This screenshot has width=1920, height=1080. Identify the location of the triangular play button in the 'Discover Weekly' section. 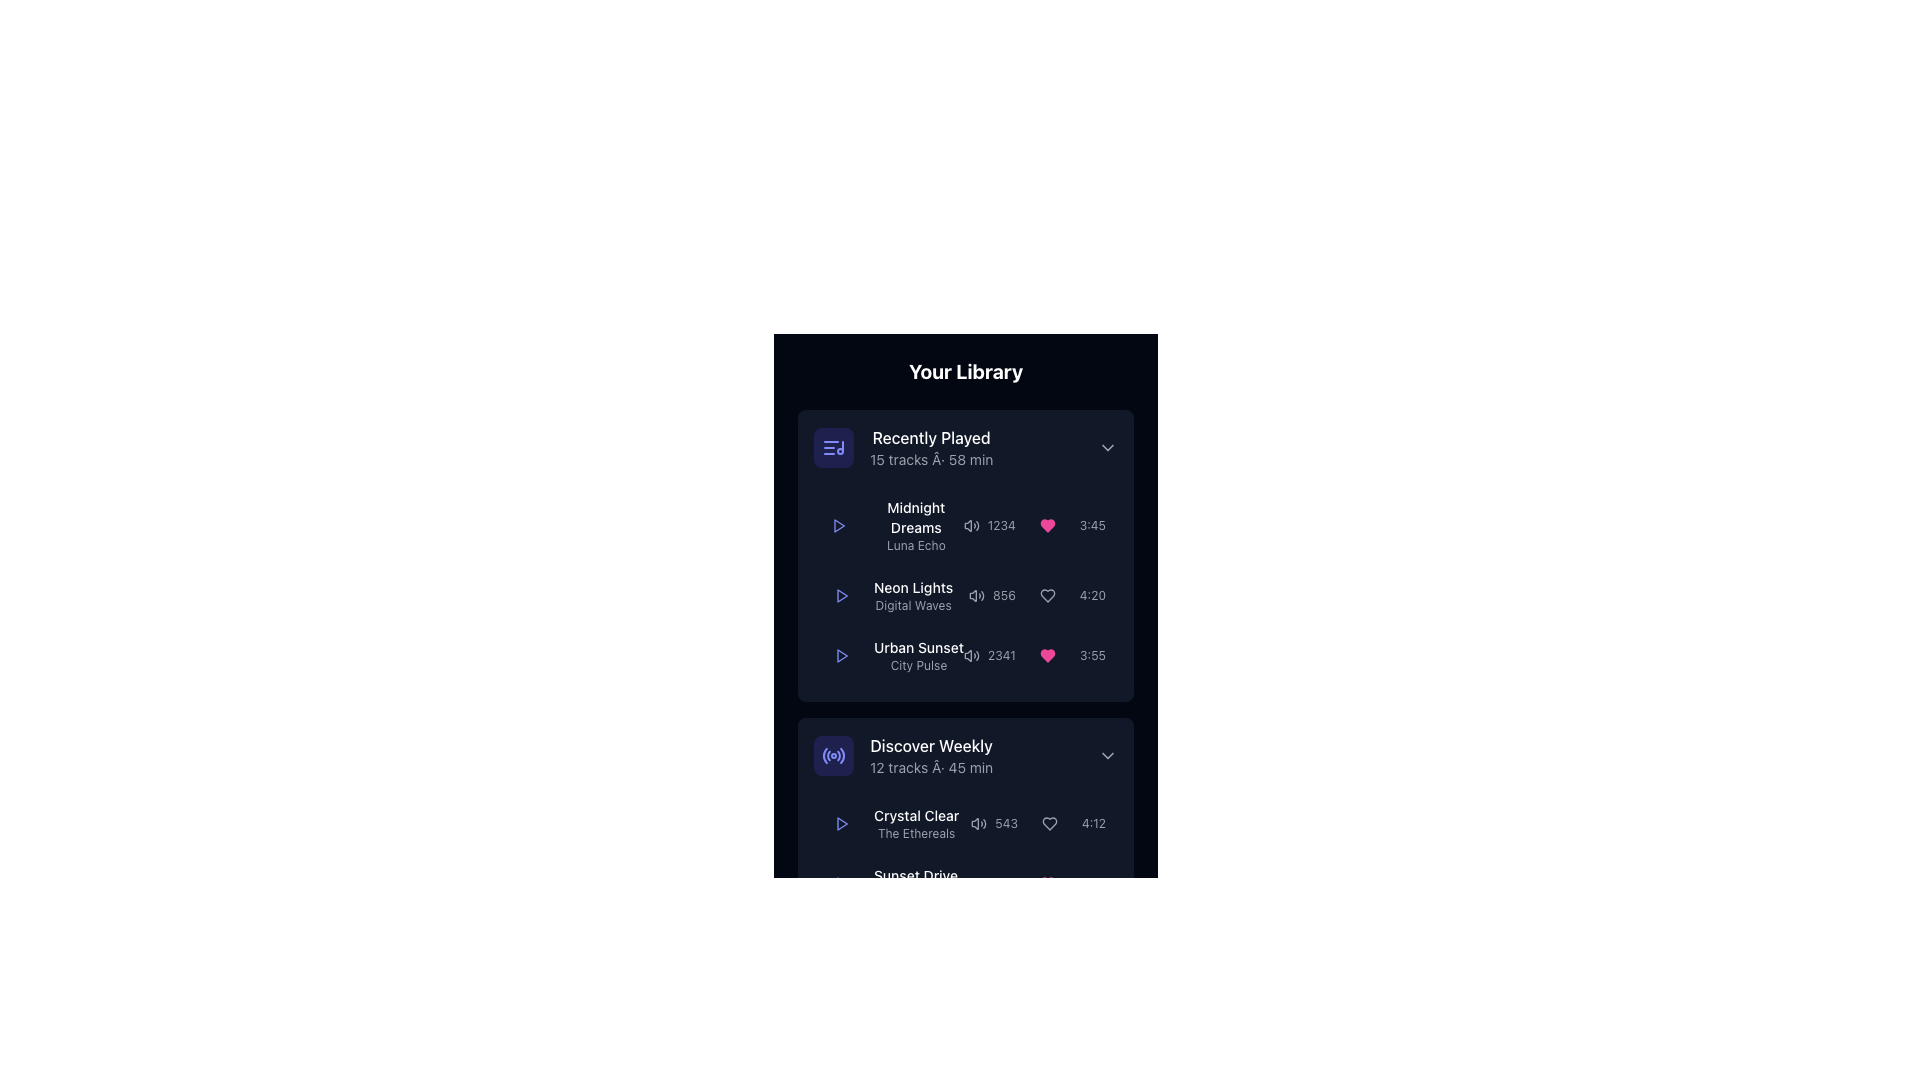
(842, 882).